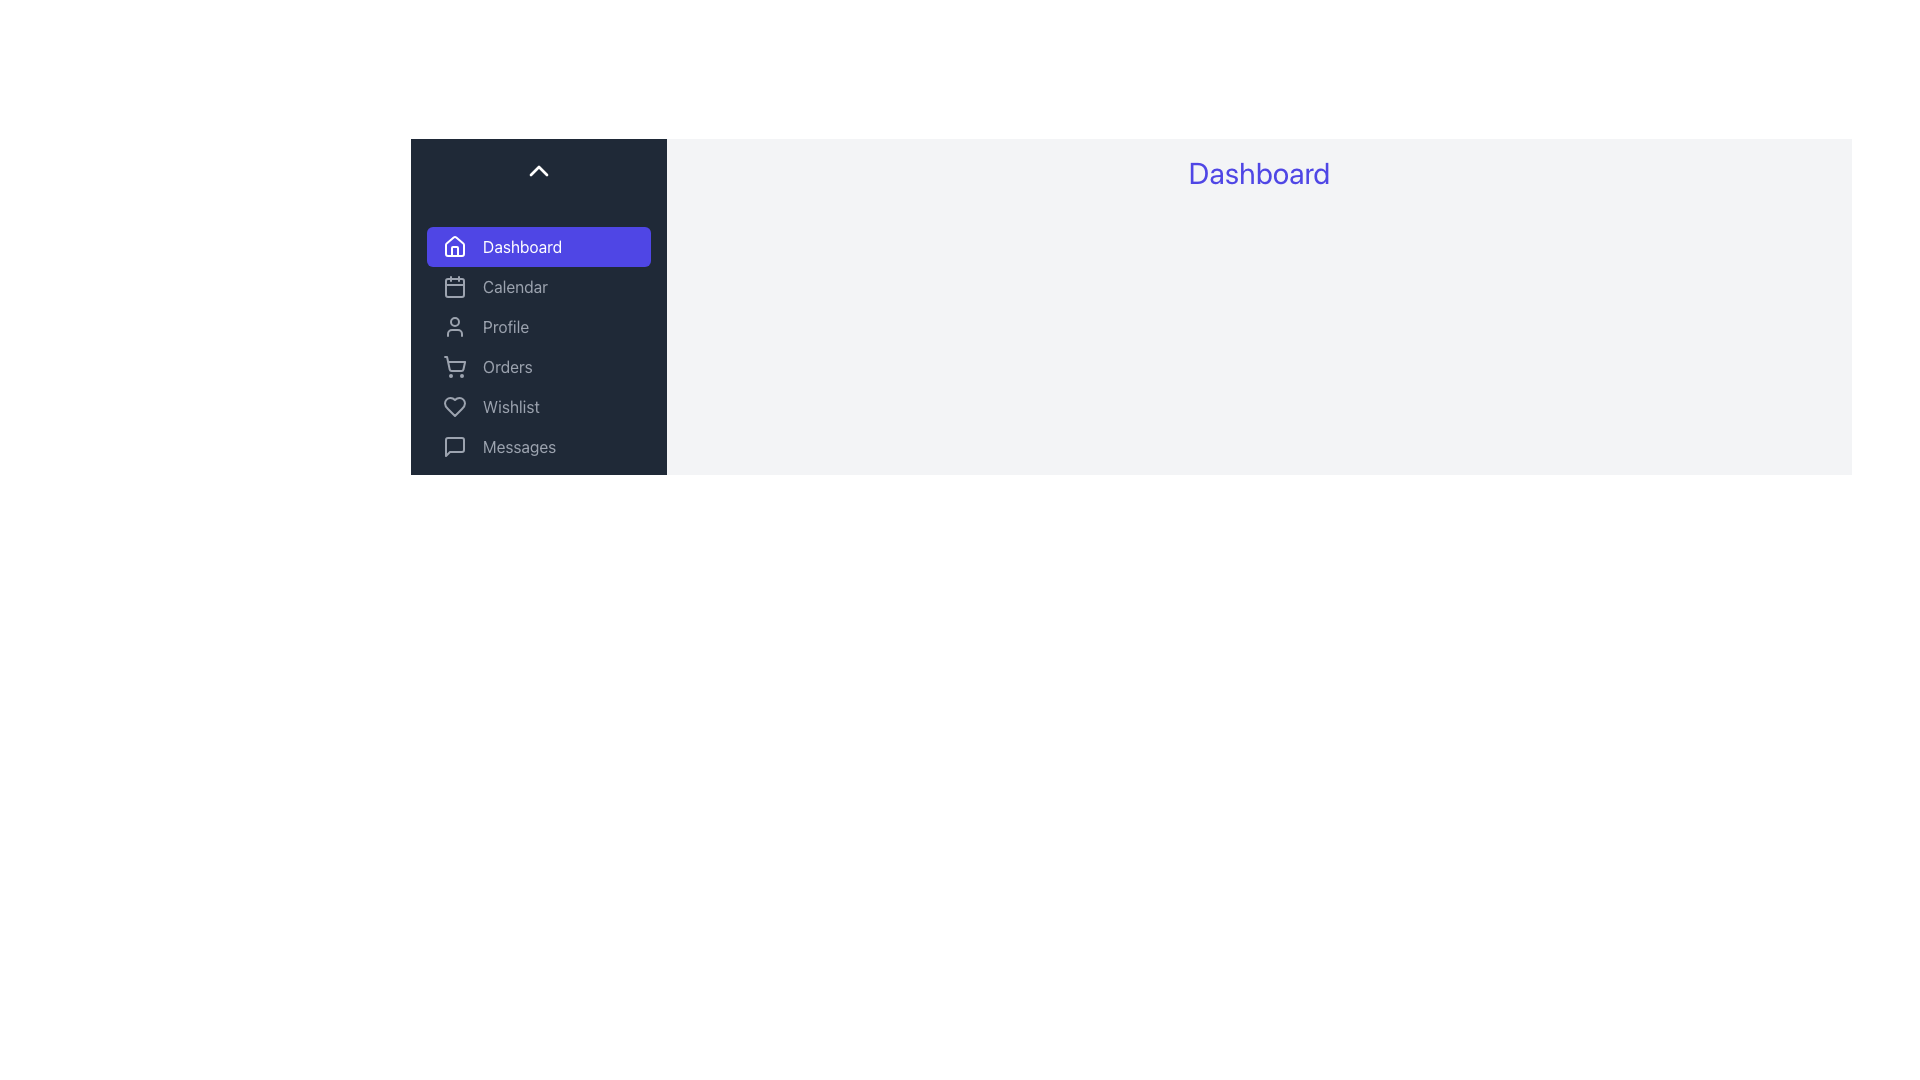  What do you see at coordinates (538, 446) in the screenshot?
I see `the 'Messages' button in the vertical sidebar navigation menu, which is the sixth item below 'Wishlist' and above 'Settings'` at bounding box center [538, 446].